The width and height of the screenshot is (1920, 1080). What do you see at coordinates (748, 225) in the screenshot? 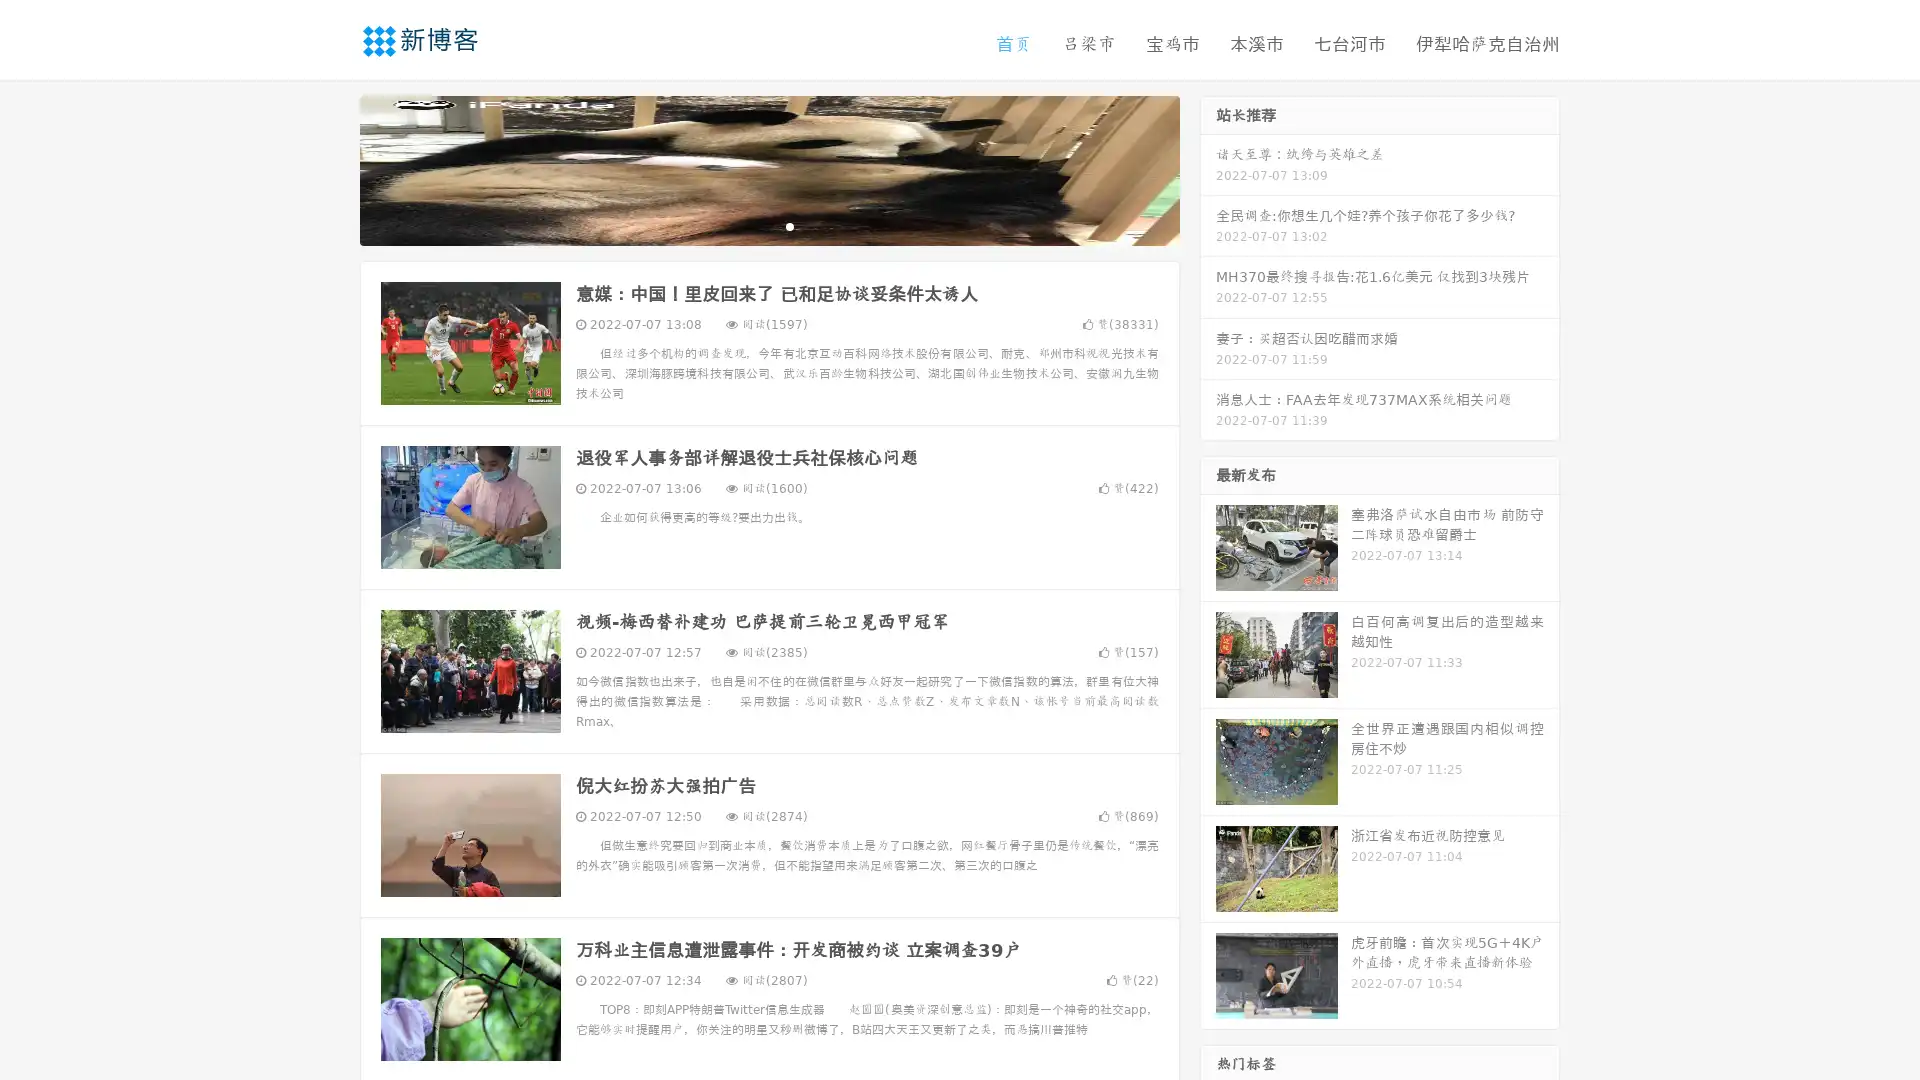
I see `Go to slide 1` at bounding box center [748, 225].